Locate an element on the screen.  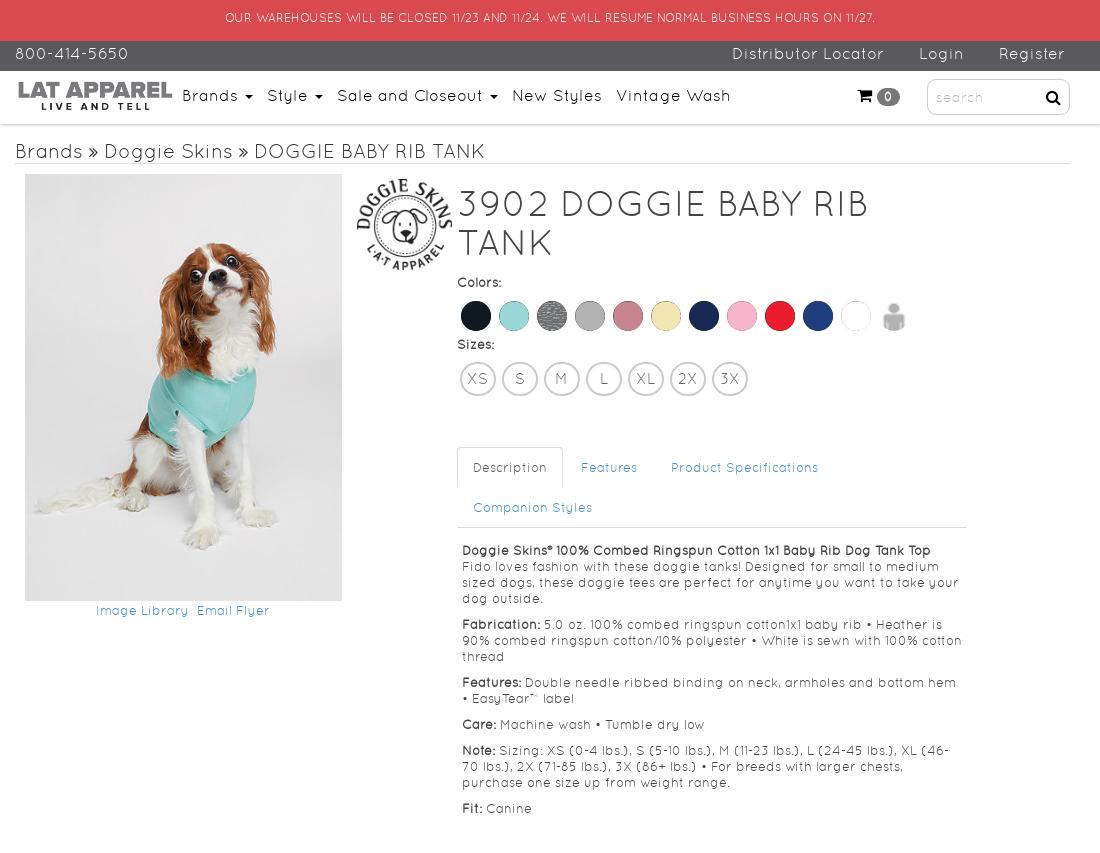
'Fabrication:' is located at coordinates (502, 624).